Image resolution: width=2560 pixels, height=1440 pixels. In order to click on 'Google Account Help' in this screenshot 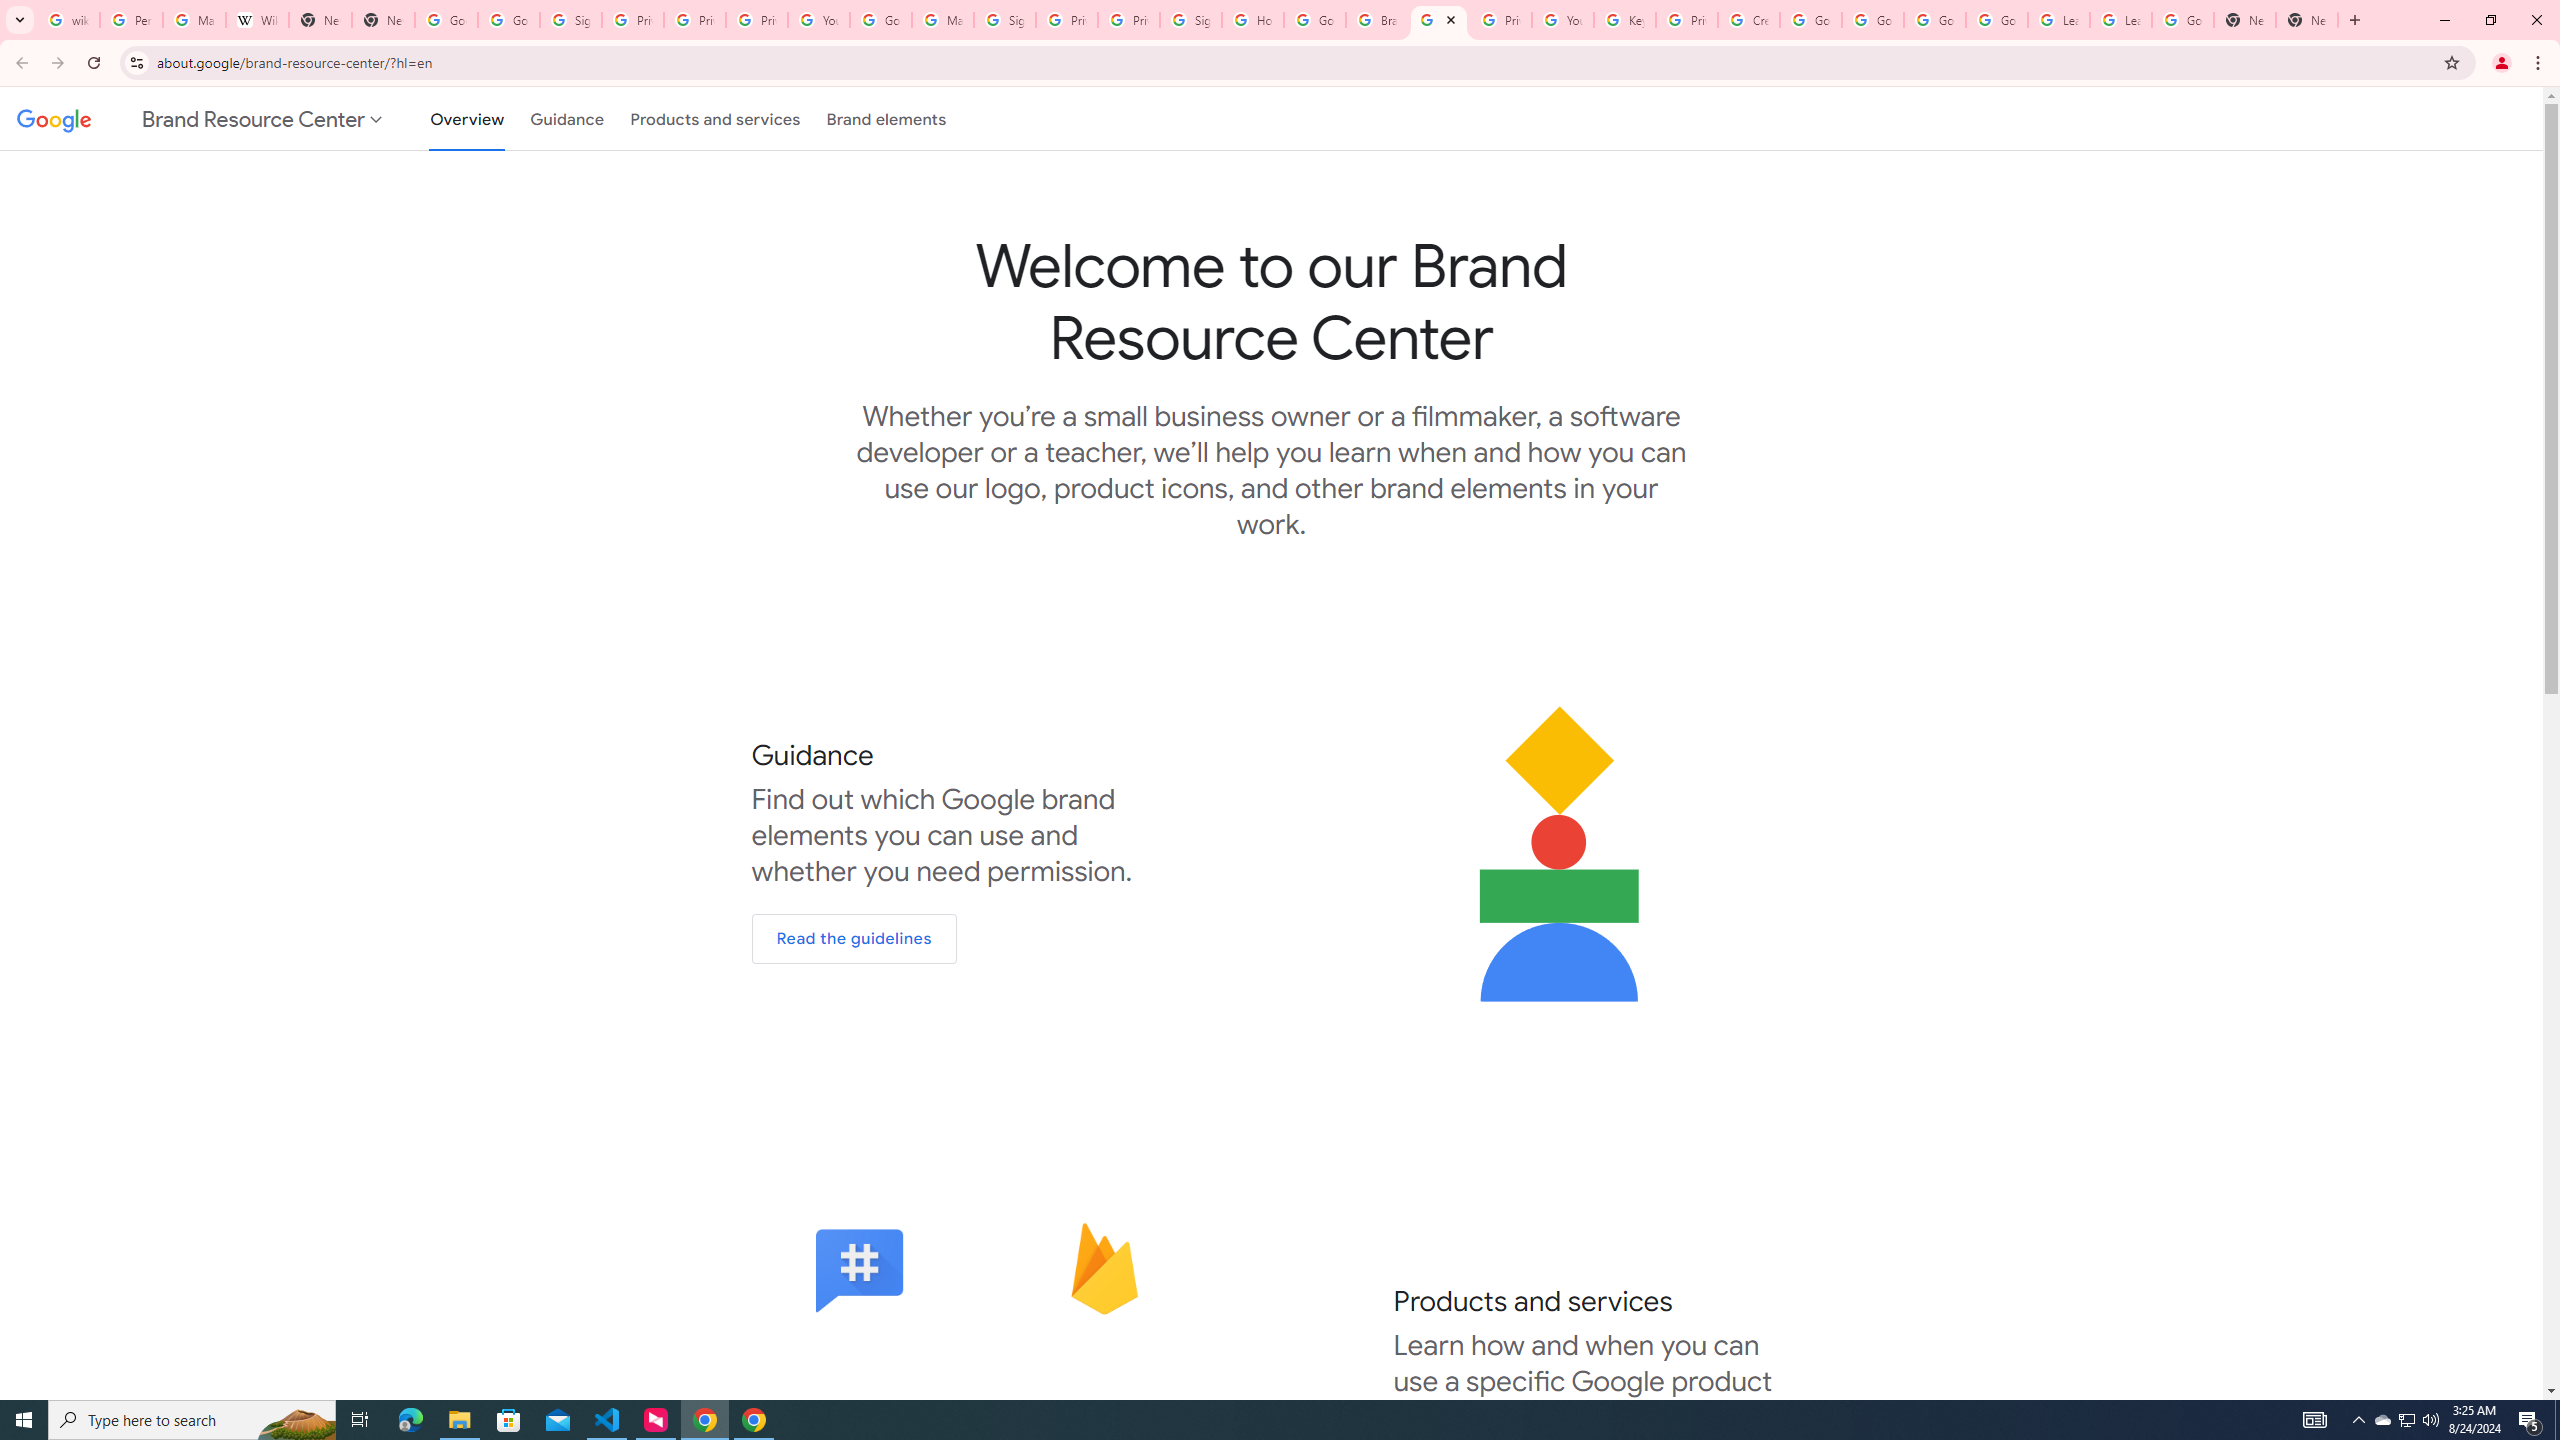, I will do `click(1871, 19)`.